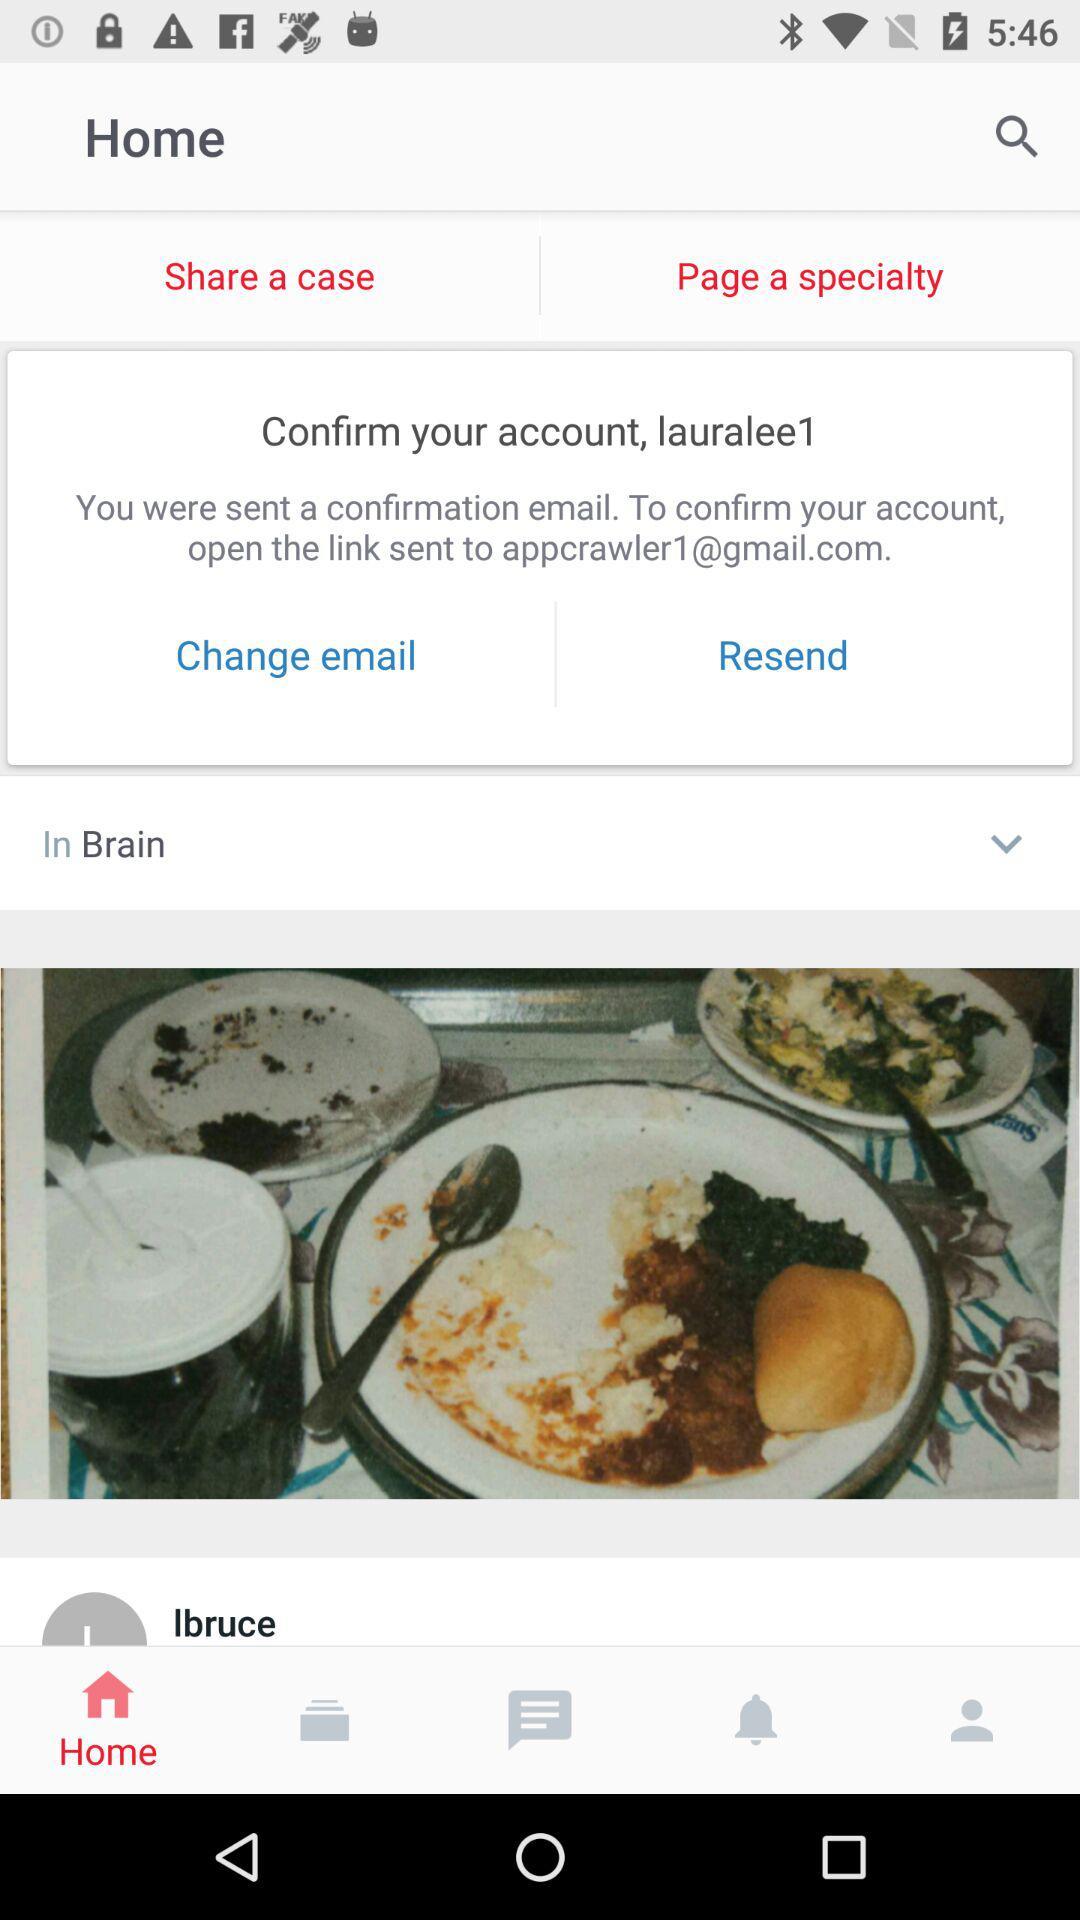 The width and height of the screenshot is (1080, 1920). Describe the element at coordinates (782, 654) in the screenshot. I see `the item below the you were sent` at that location.